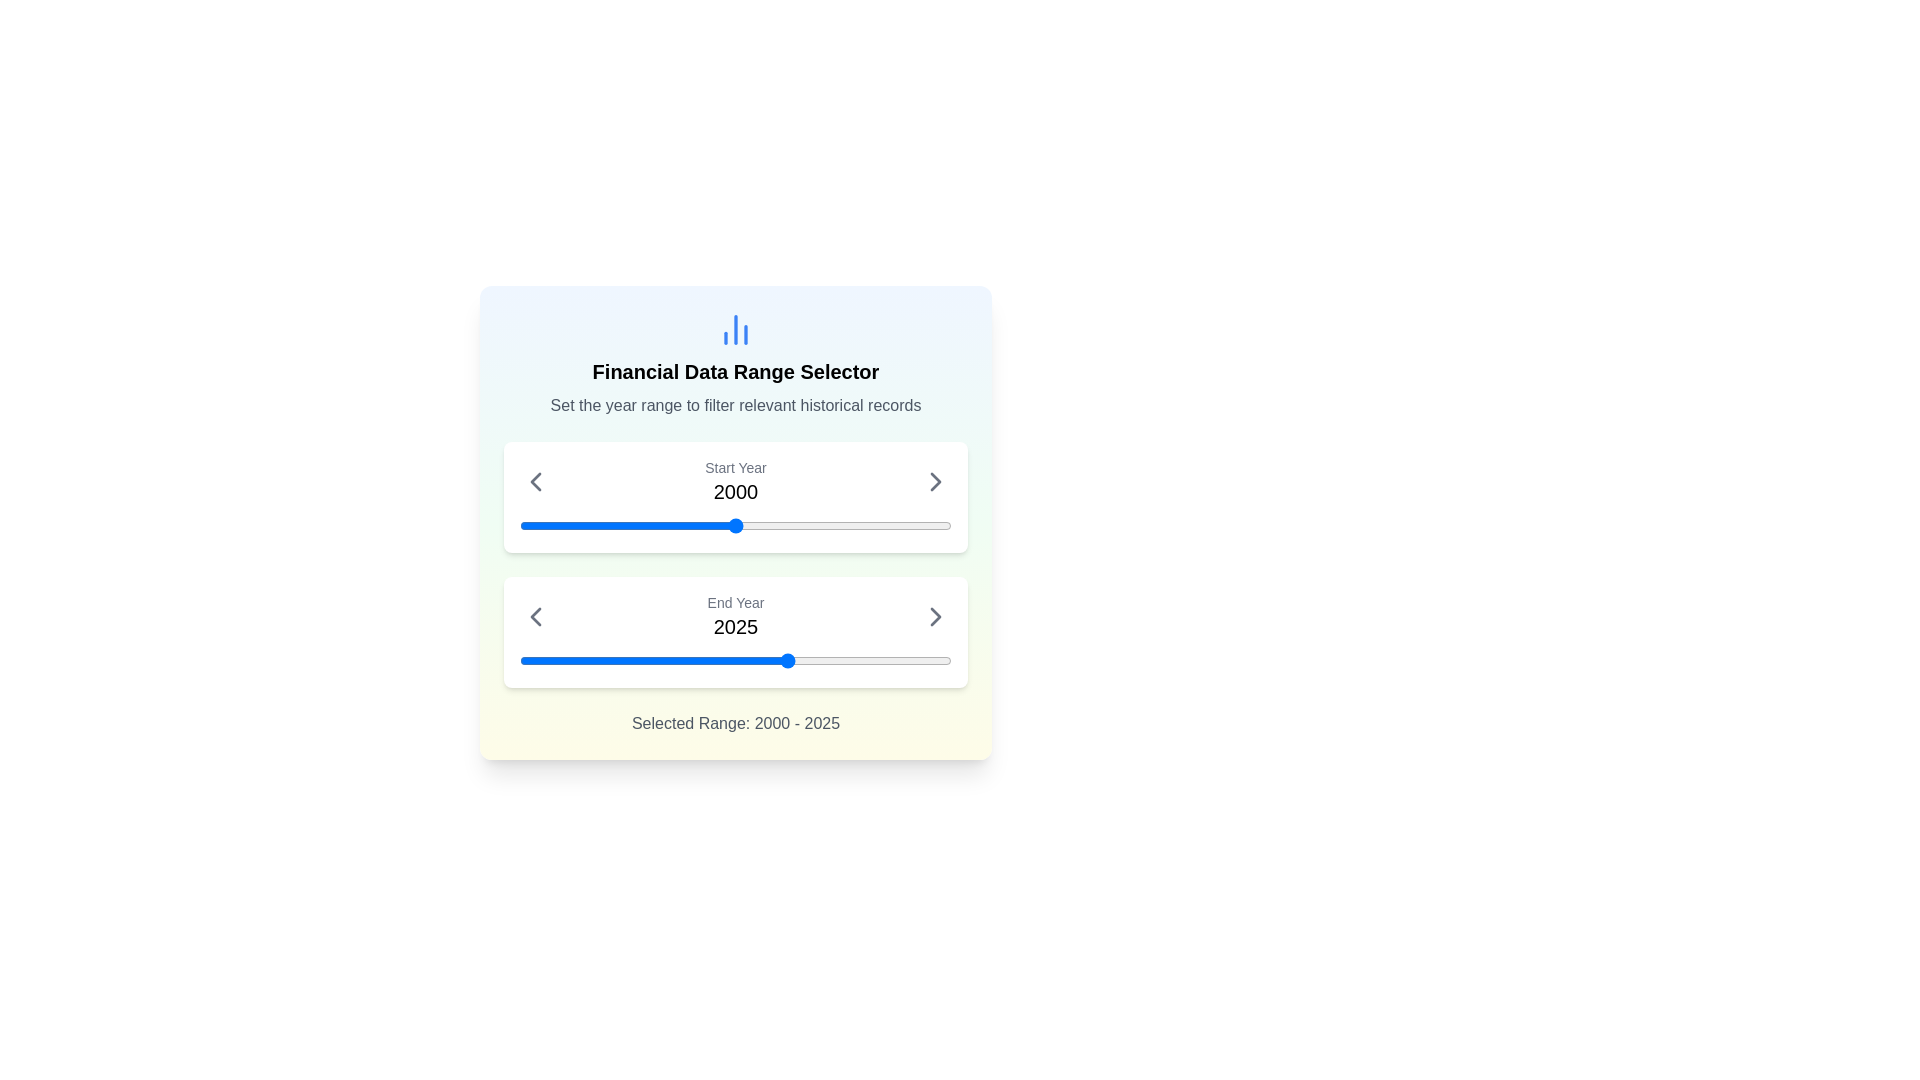 The height and width of the screenshot is (1080, 1920). What do you see at coordinates (782, 524) in the screenshot?
I see `the start year of the range` at bounding box center [782, 524].